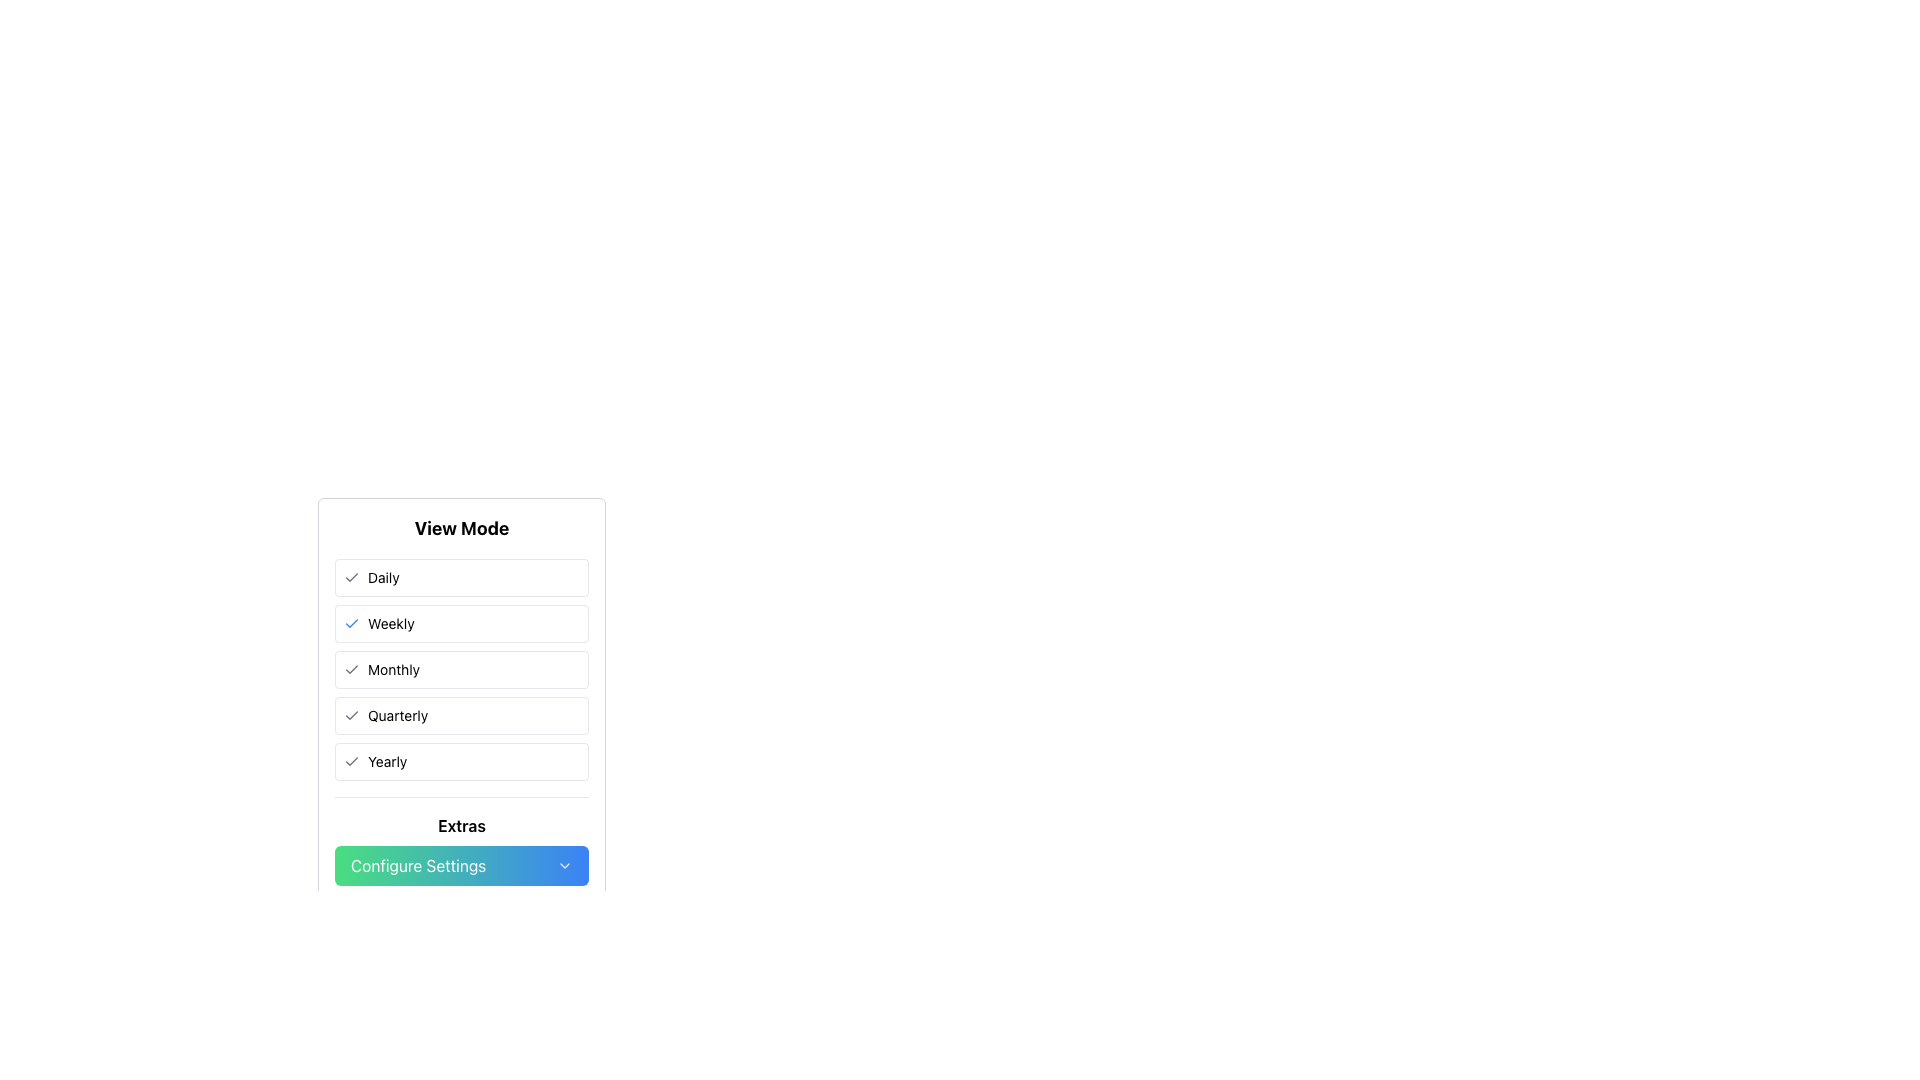 This screenshot has height=1080, width=1920. I want to click on the 'Quarterly' button in the 'View Mode' list, so click(460, 698).